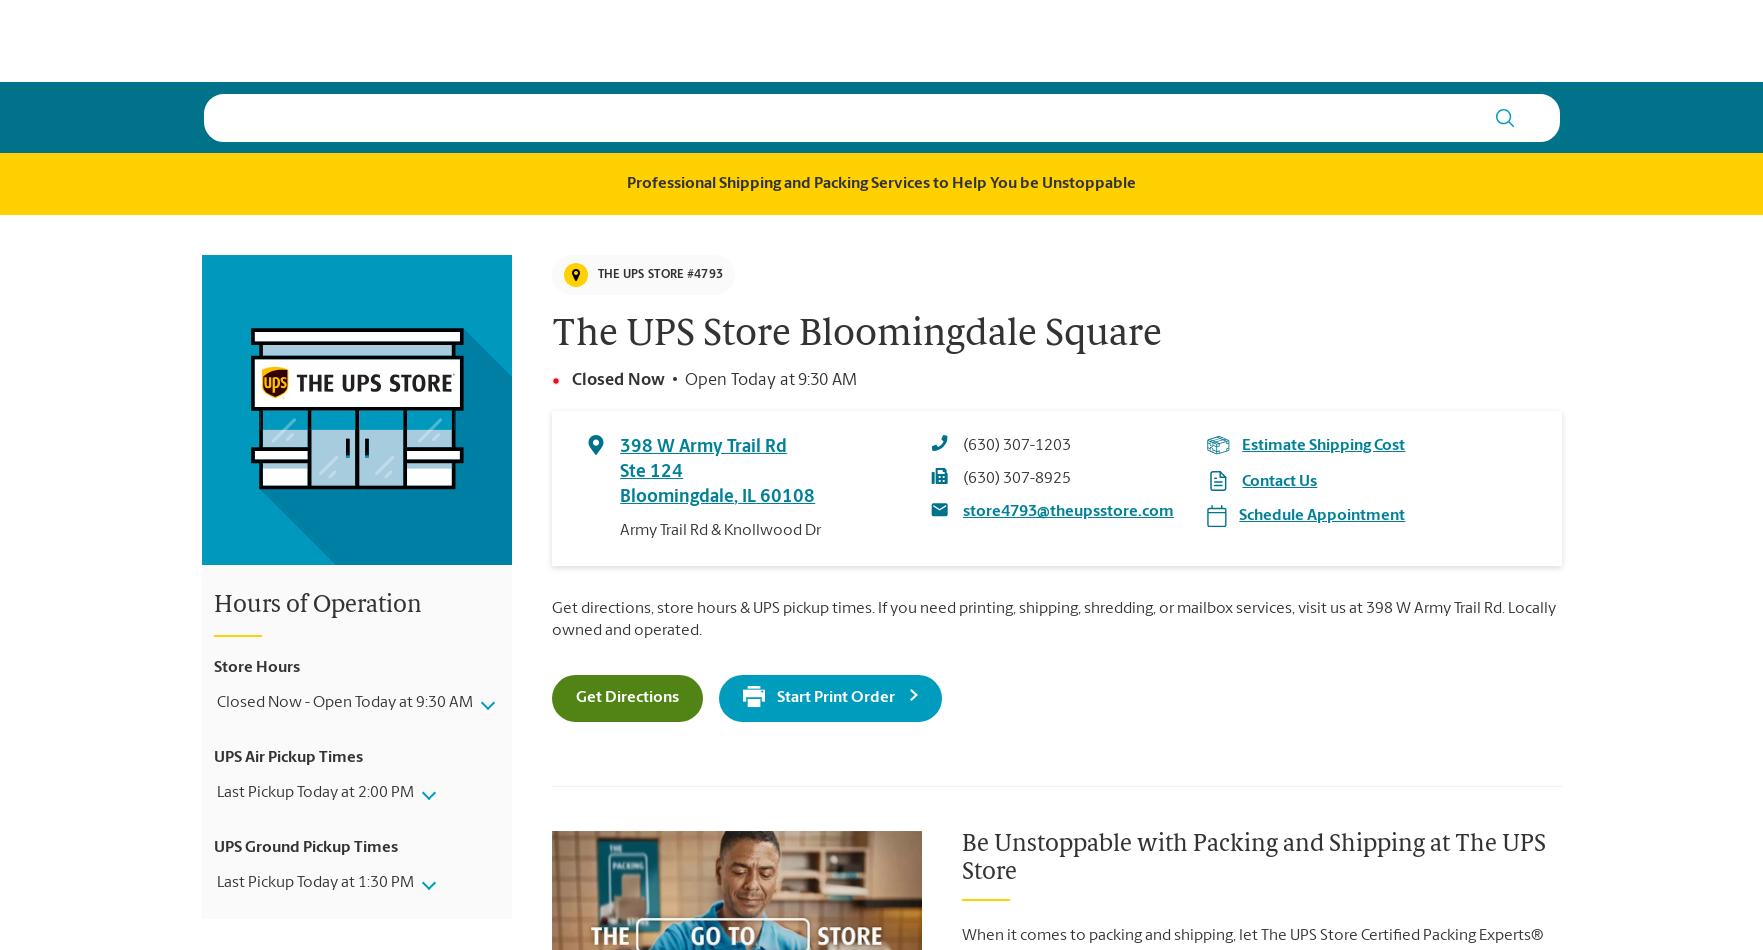 The width and height of the screenshot is (1763, 950). Describe the element at coordinates (1306, 39) in the screenshot. I see `'Track Package'` at that location.